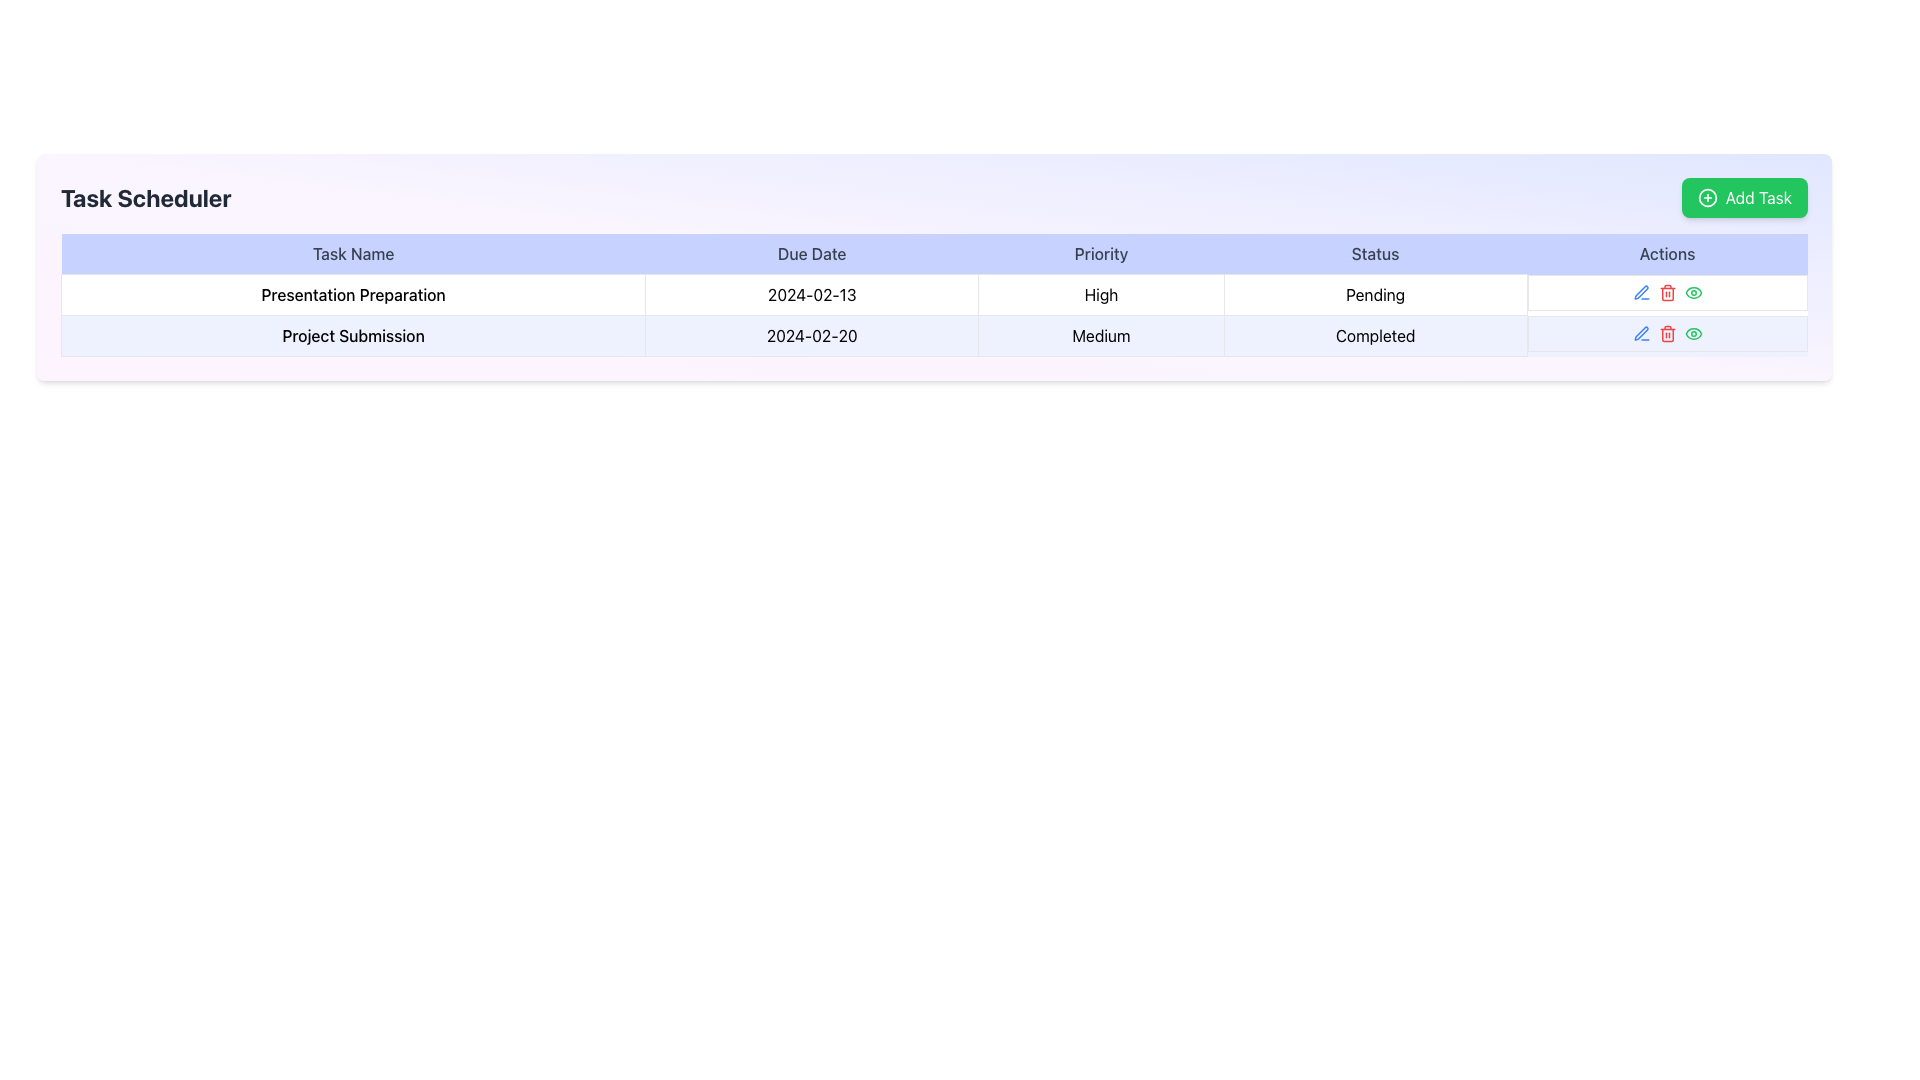  What do you see at coordinates (353, 294) in the screenshot?
I see `the table cell displaying the text 'Presentation Preparation' which is located under the 'Task Name' column in the first row of the table` at bounding box center [353, 294].